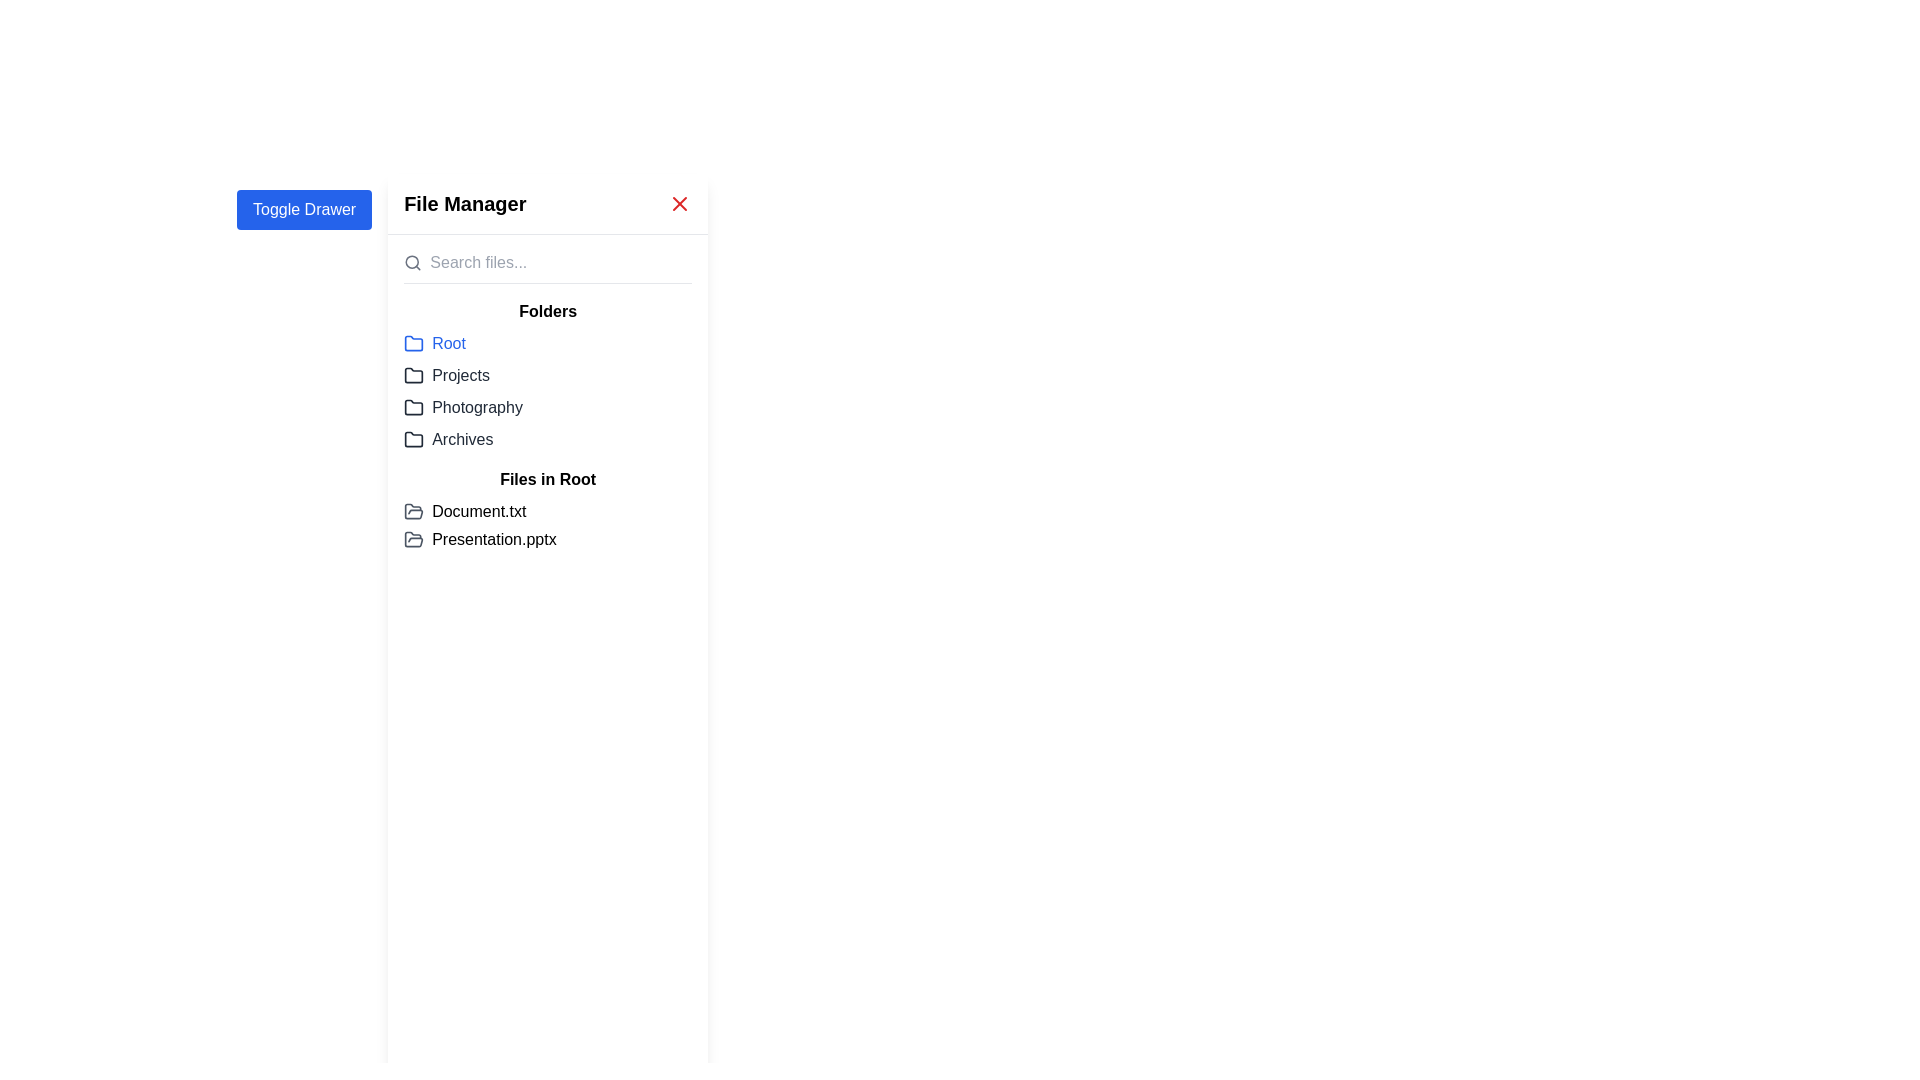 This screenshot has height=1080, width=1920. Describe the element at coordinates (412, 374) in the screenshot. I see `the folder icon representing the 'Projects' entry in the file menu, located in the 'Folders' section of the left panel` at that location.